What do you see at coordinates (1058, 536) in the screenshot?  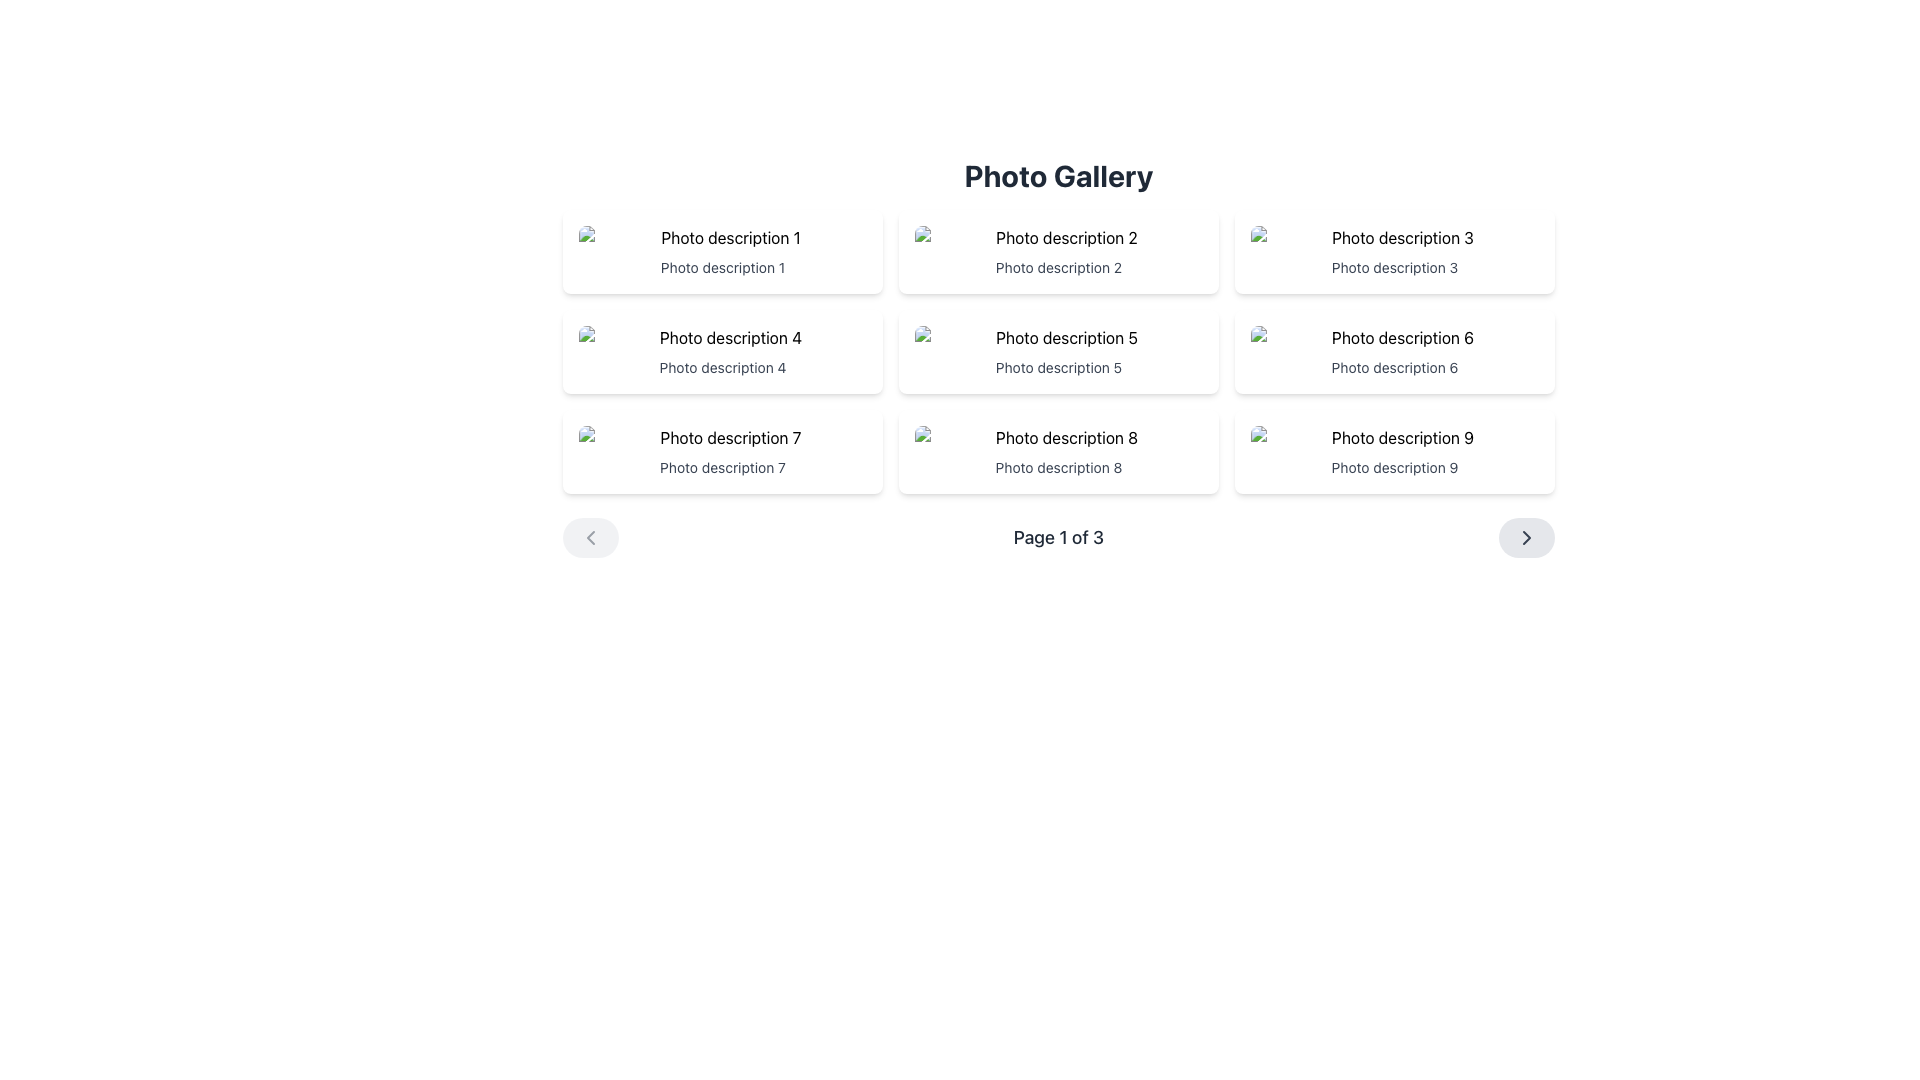 I see `the text label stating 'Page 1 of 3', which is styled with a medium font size and dark gray color, located at the bottom center of the pagination control` at bounding box center [1058, 536].